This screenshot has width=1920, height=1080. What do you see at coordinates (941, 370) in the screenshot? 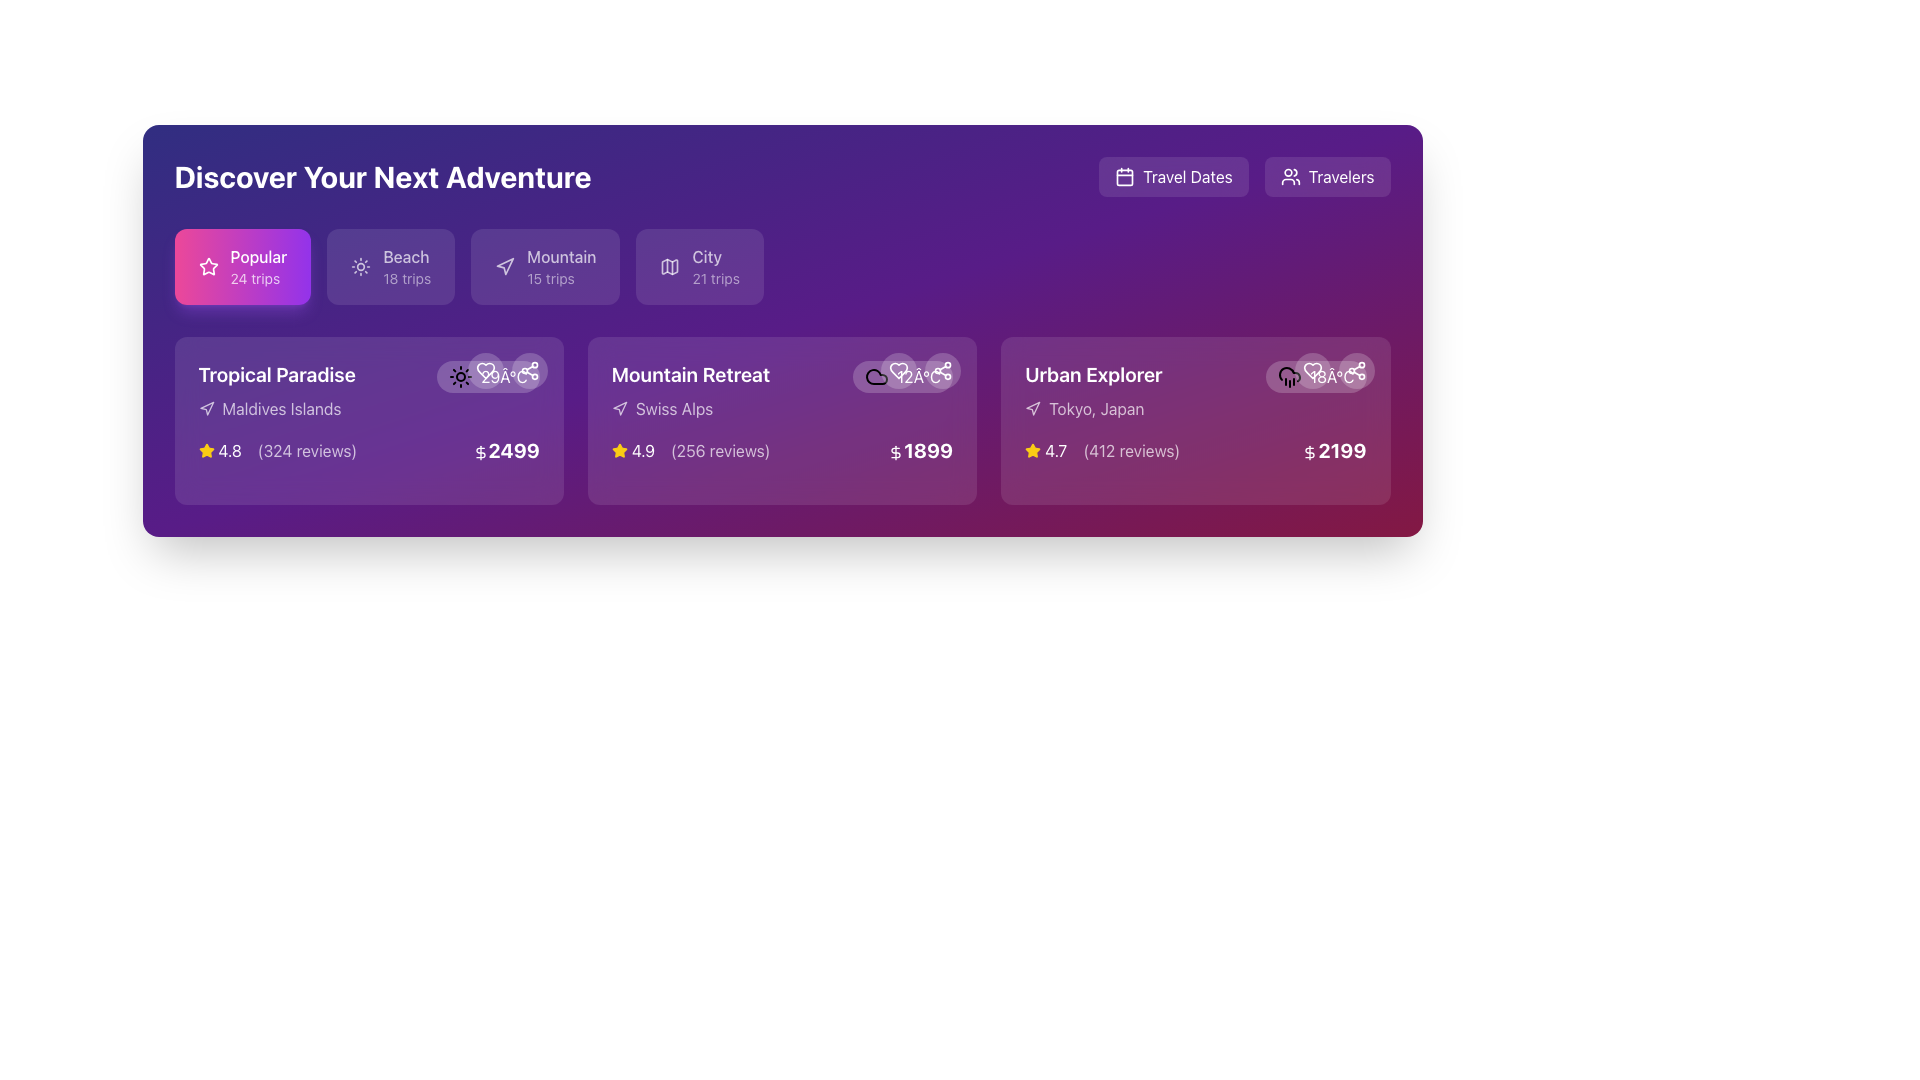
I see `the 'Share' icon button located in the top-right area of the 'Mountain Retreat' card to initiate sharing functionality` at bounding box center [941, 370].